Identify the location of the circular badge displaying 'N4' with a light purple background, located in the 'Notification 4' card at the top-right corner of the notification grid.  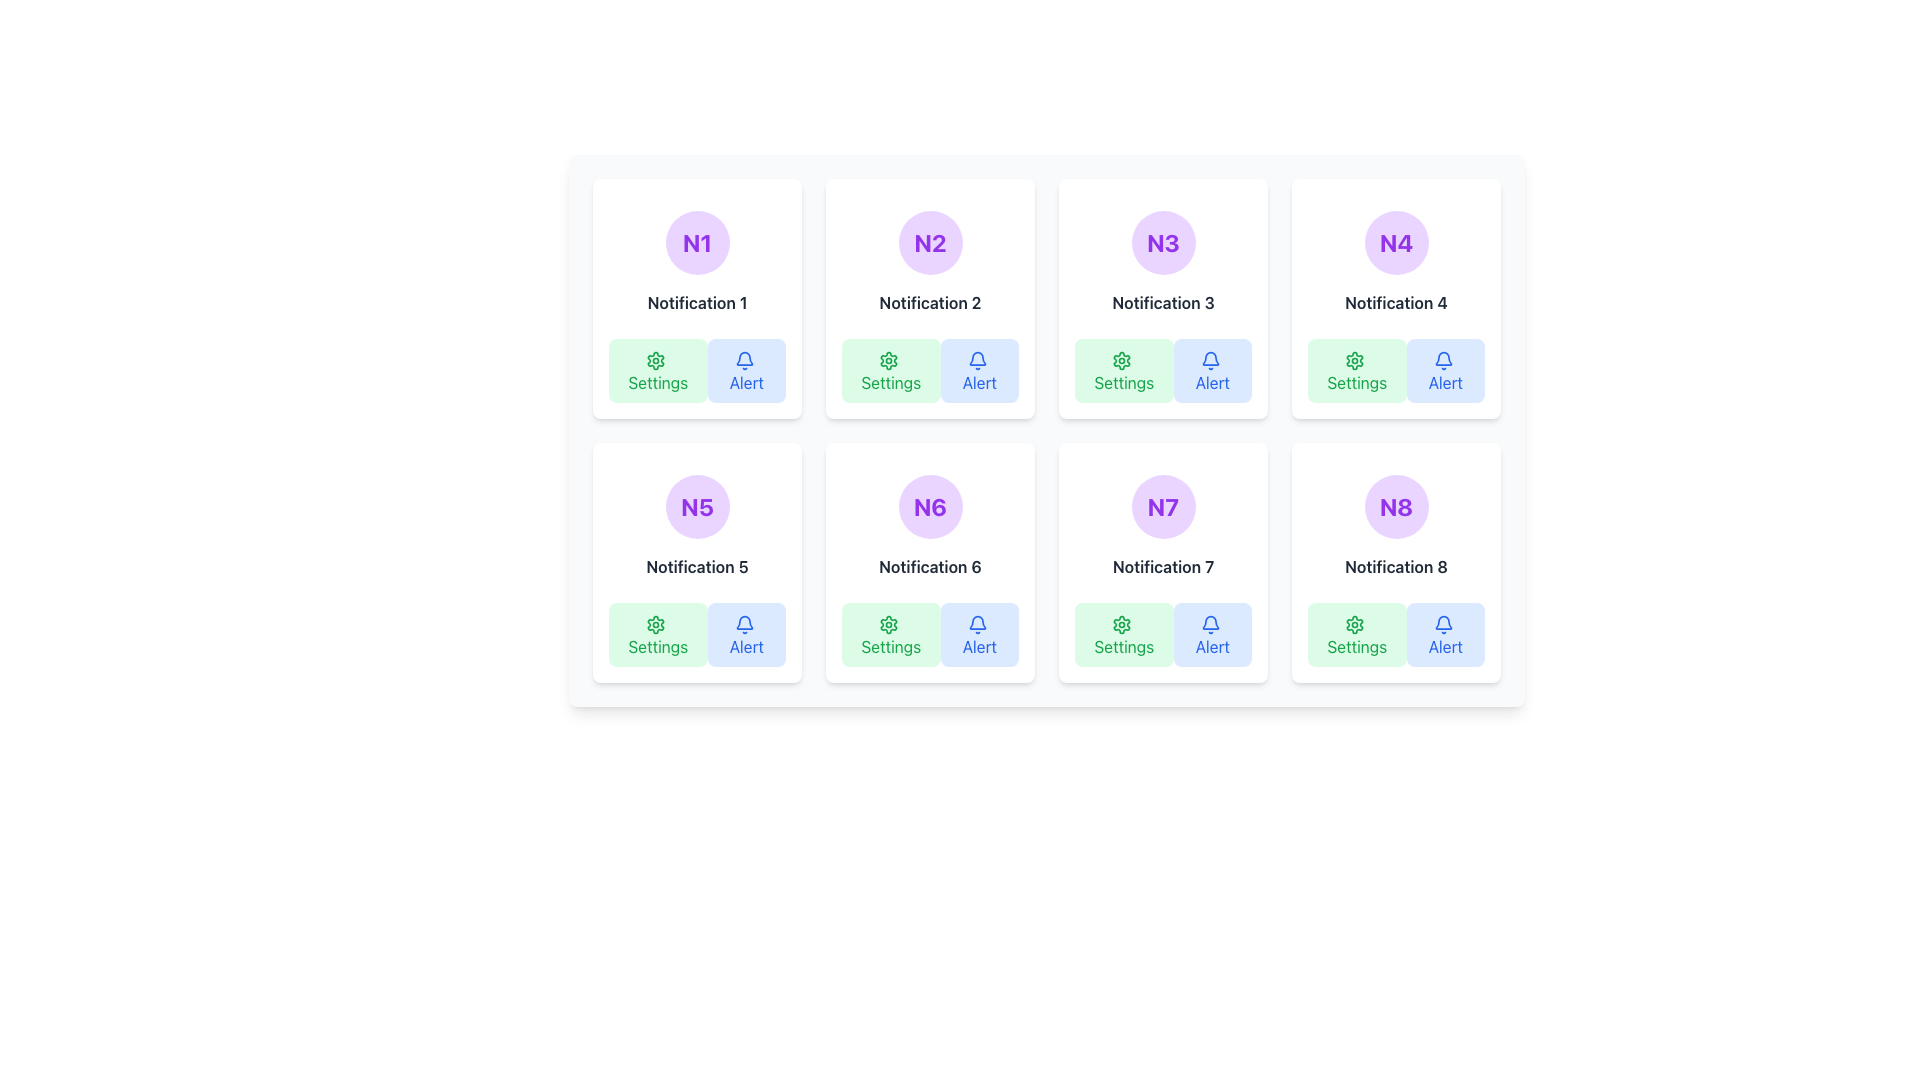
(1395, 242).